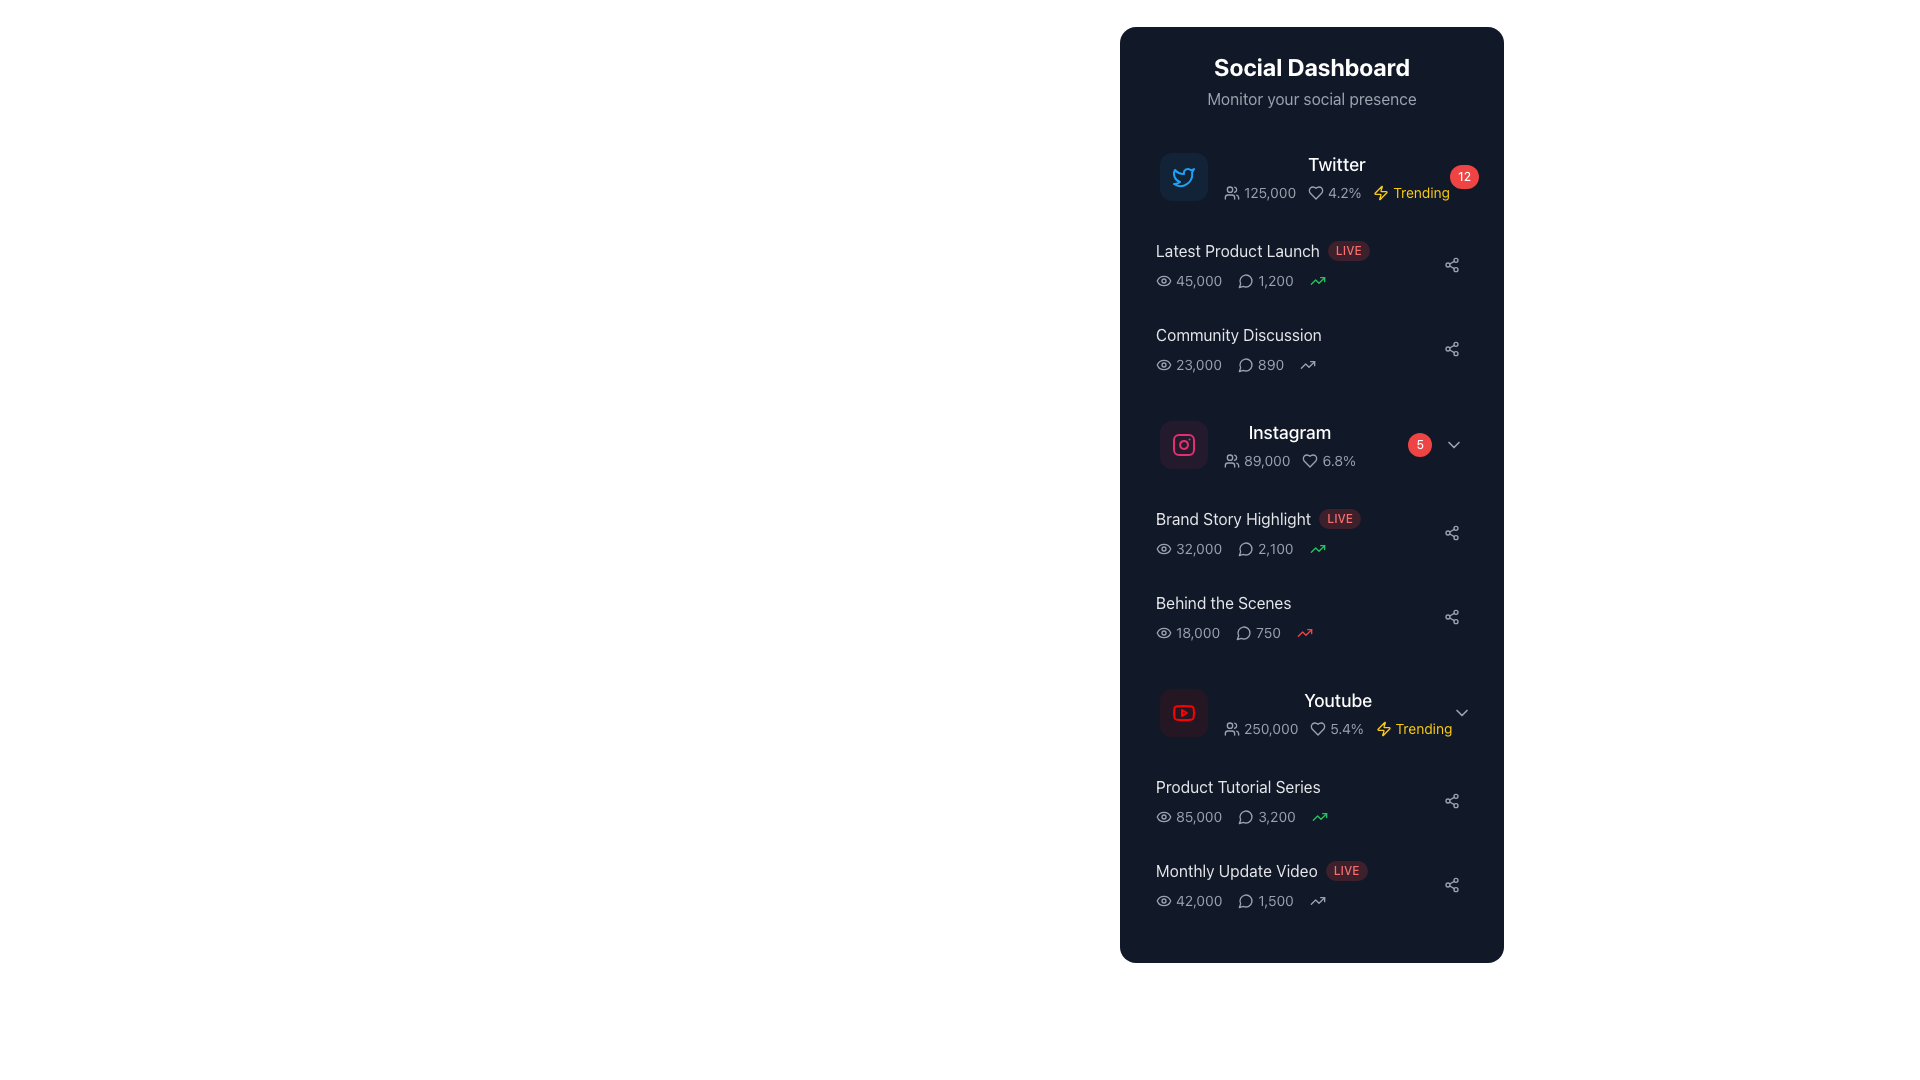 The image size is (1920, 1080). I want to click on the metrics displayed in the Information panel, which includes the eye icon with '45,000', comment icon with '1,200', and growth chart icon, located in the Social Dashboard section, so click(1311, 264).